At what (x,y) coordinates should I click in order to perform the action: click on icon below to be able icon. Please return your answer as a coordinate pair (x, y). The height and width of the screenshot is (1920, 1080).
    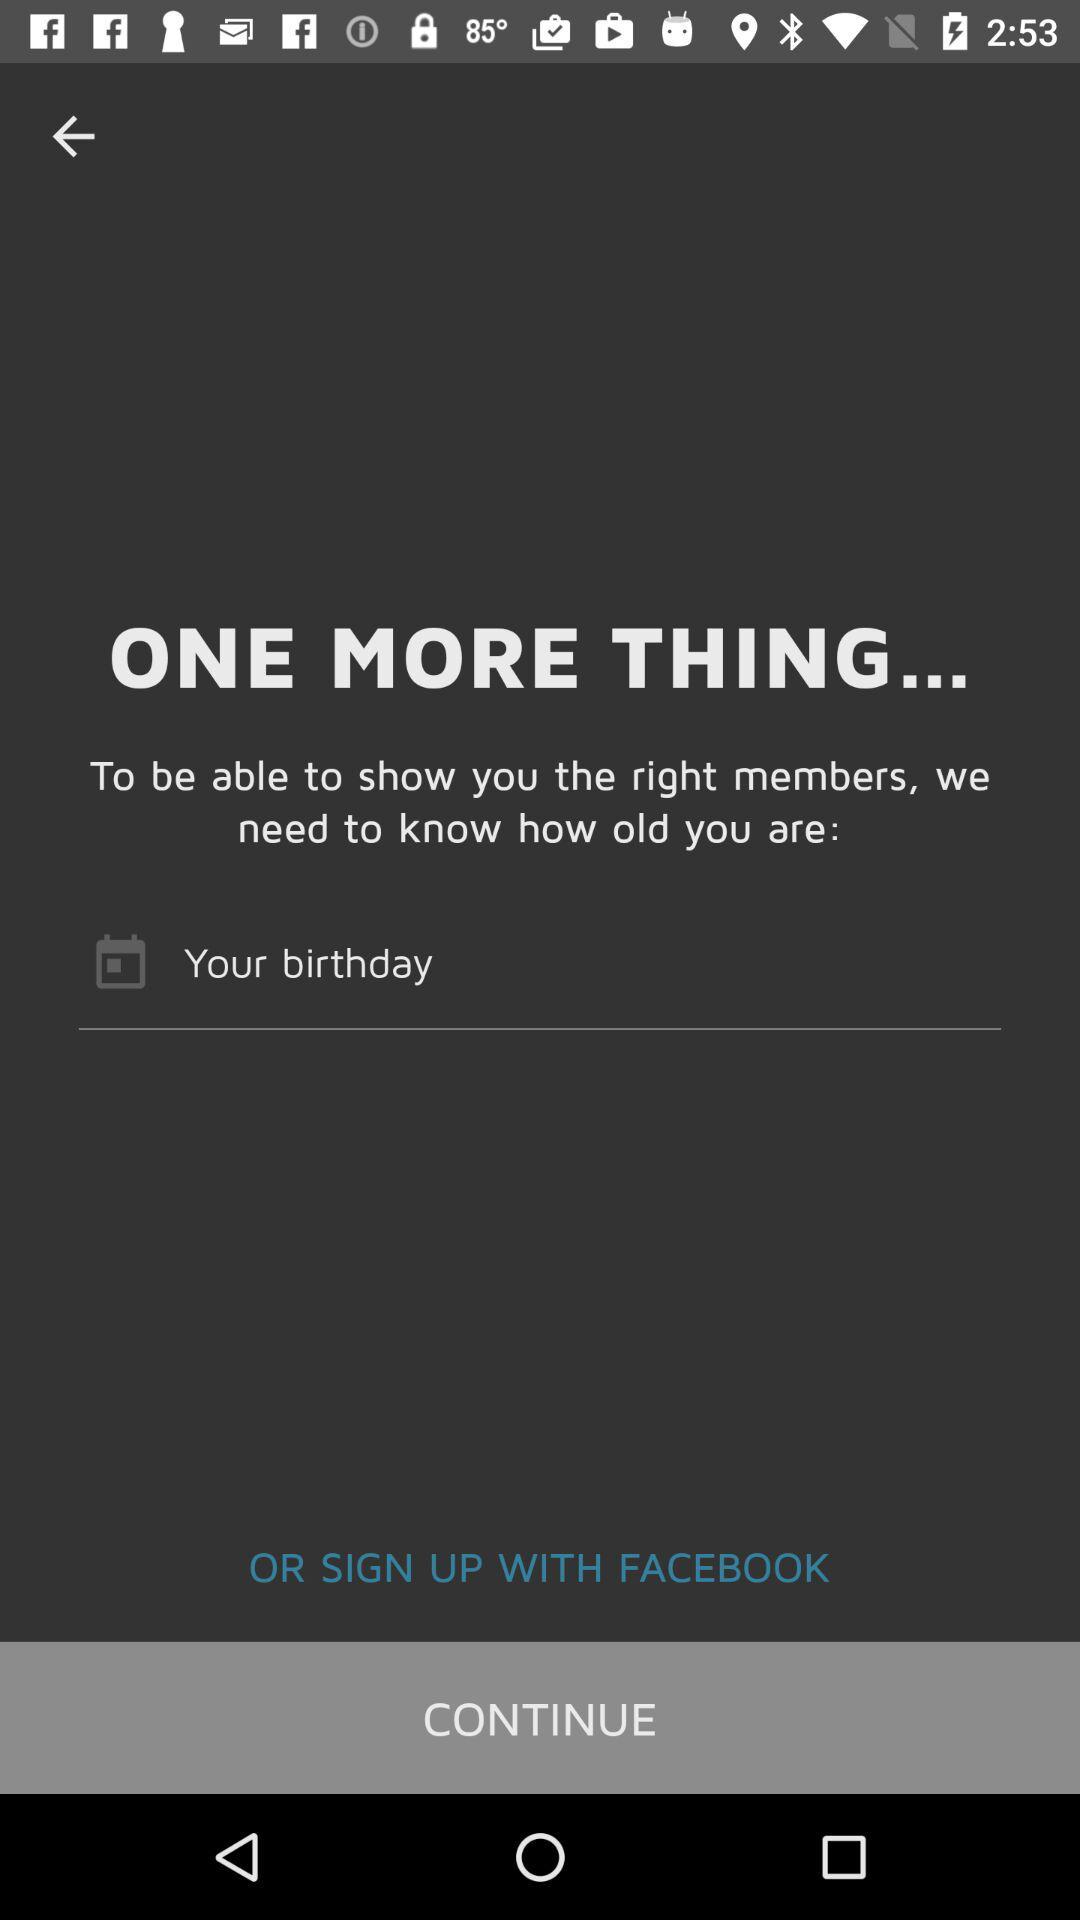
    Looking at the image, I should click on (540, 961).